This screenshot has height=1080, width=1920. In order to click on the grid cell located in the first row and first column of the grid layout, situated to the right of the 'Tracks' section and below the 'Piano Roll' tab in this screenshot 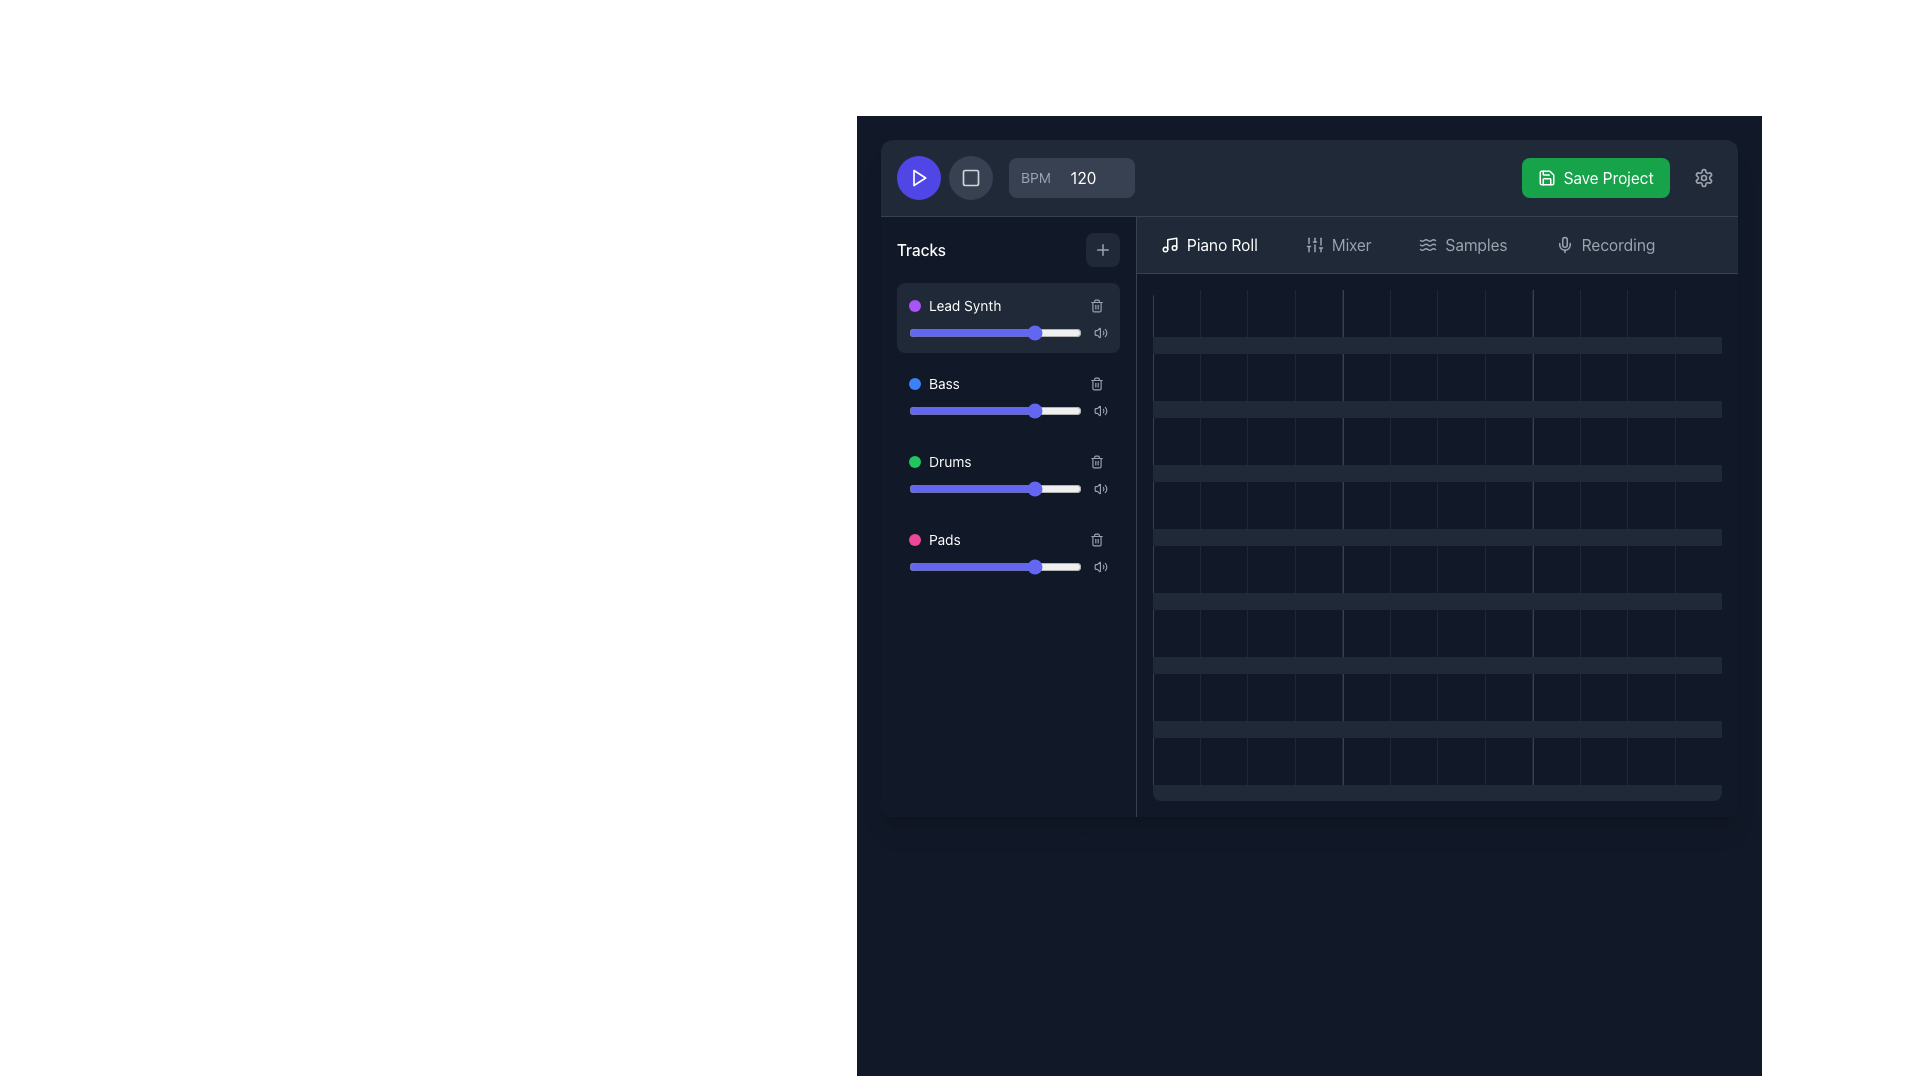, I will do `click(1176, 313)`.